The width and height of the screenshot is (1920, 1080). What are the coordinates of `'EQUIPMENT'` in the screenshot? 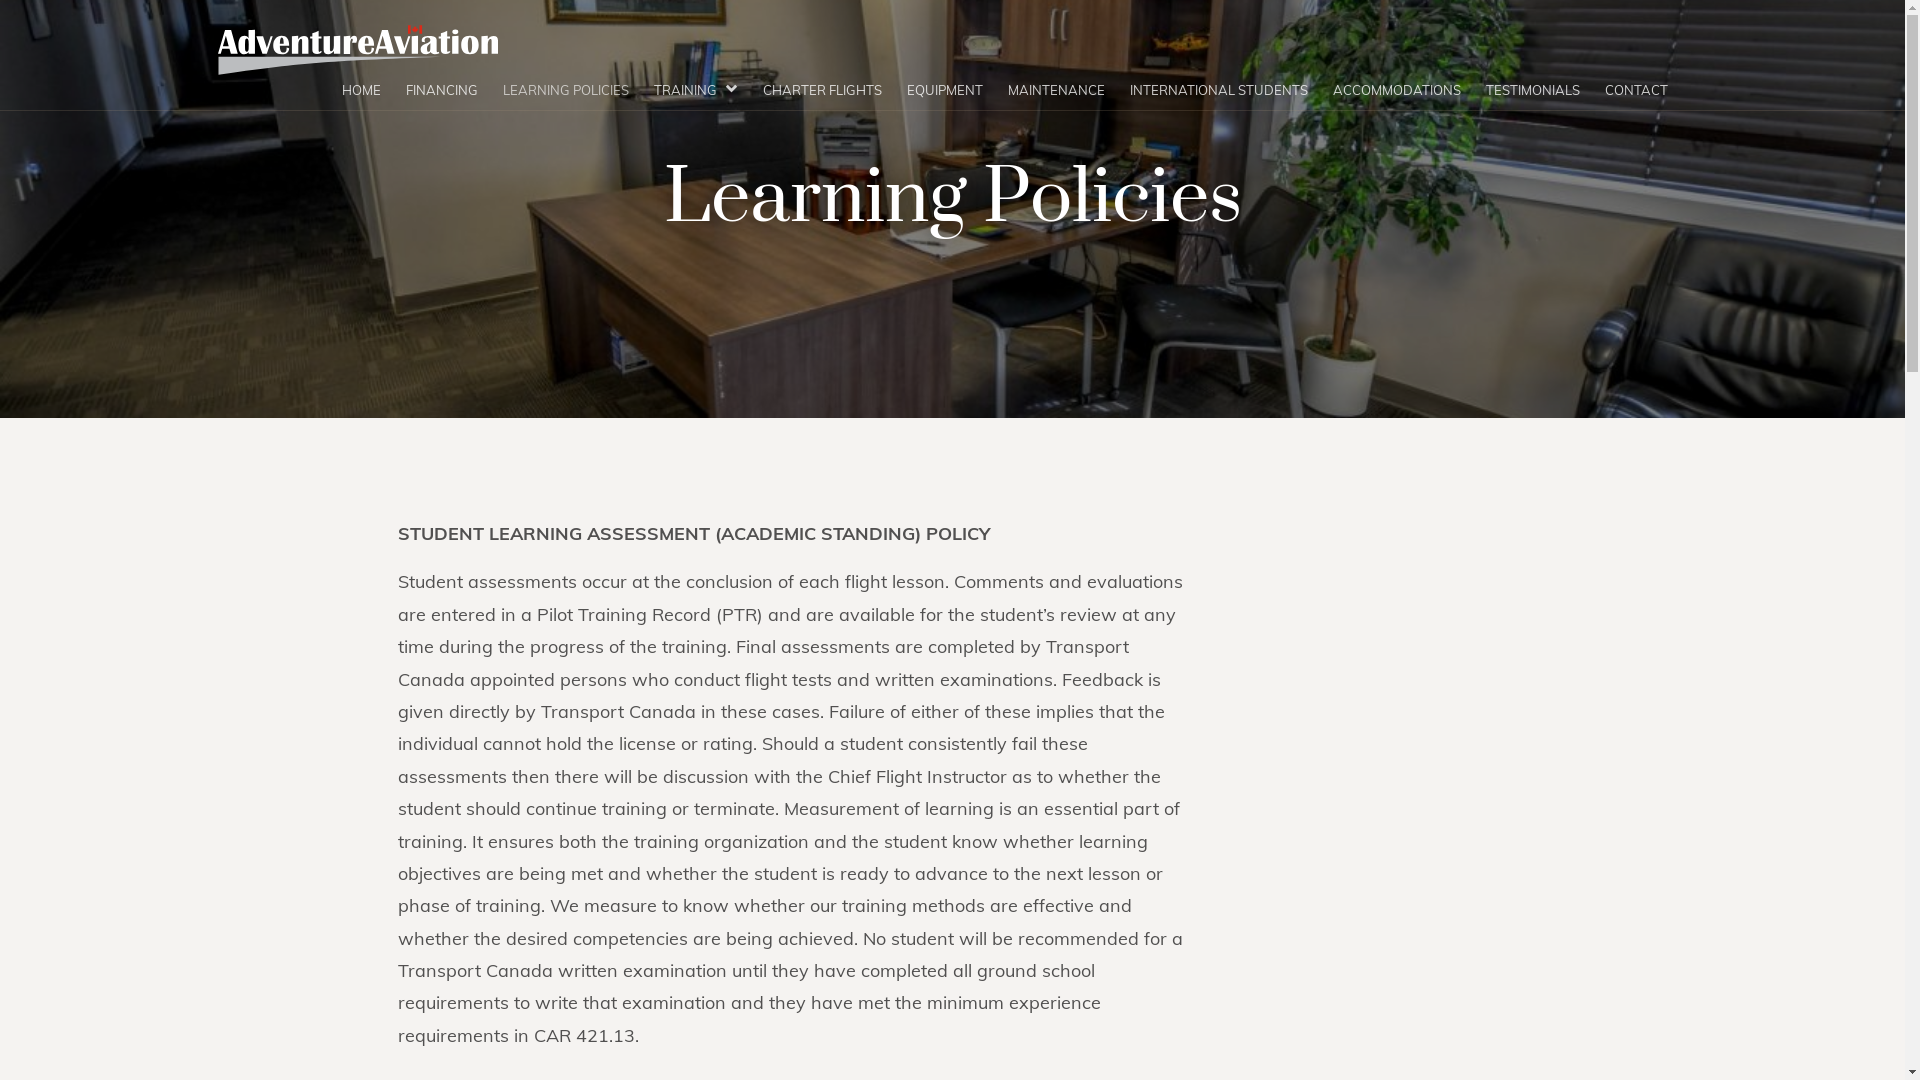 It's located at (943, 90).